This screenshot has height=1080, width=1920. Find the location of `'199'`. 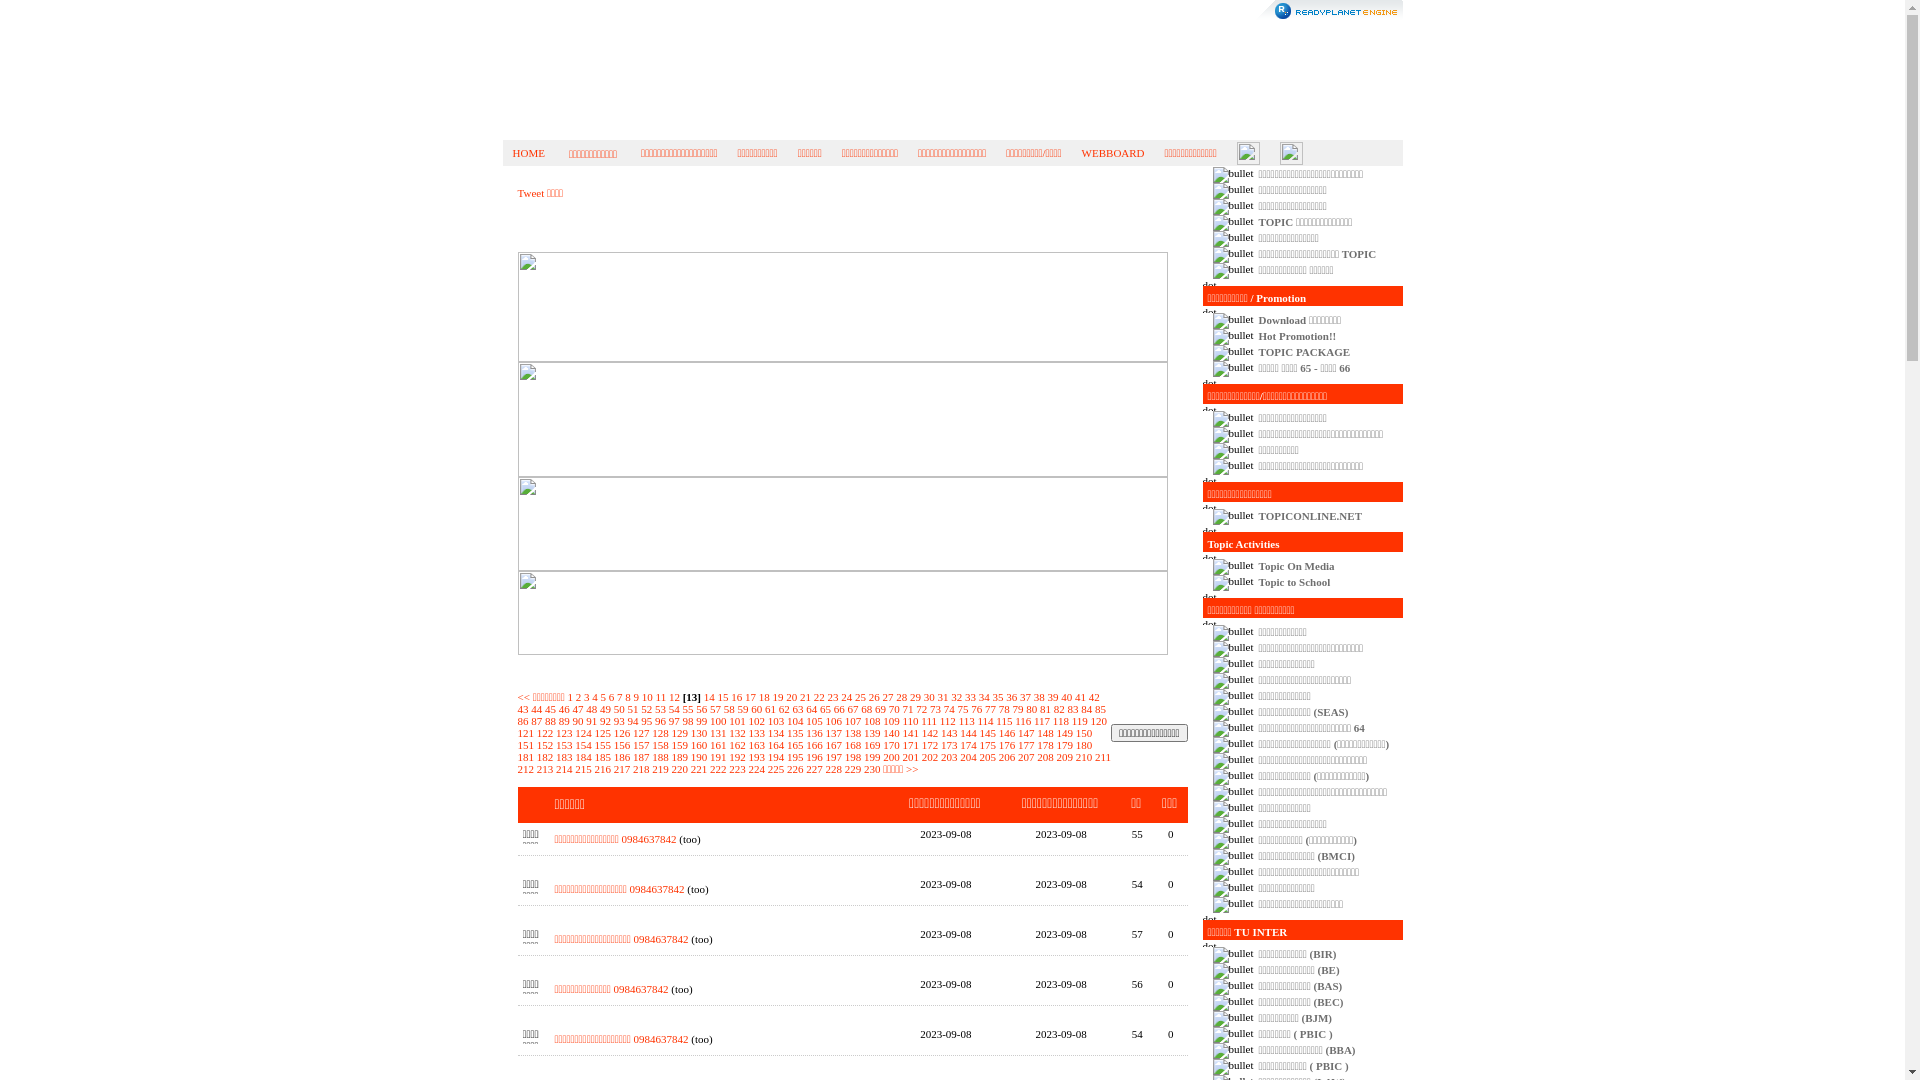

'199' is located at coordinates (864, 756).